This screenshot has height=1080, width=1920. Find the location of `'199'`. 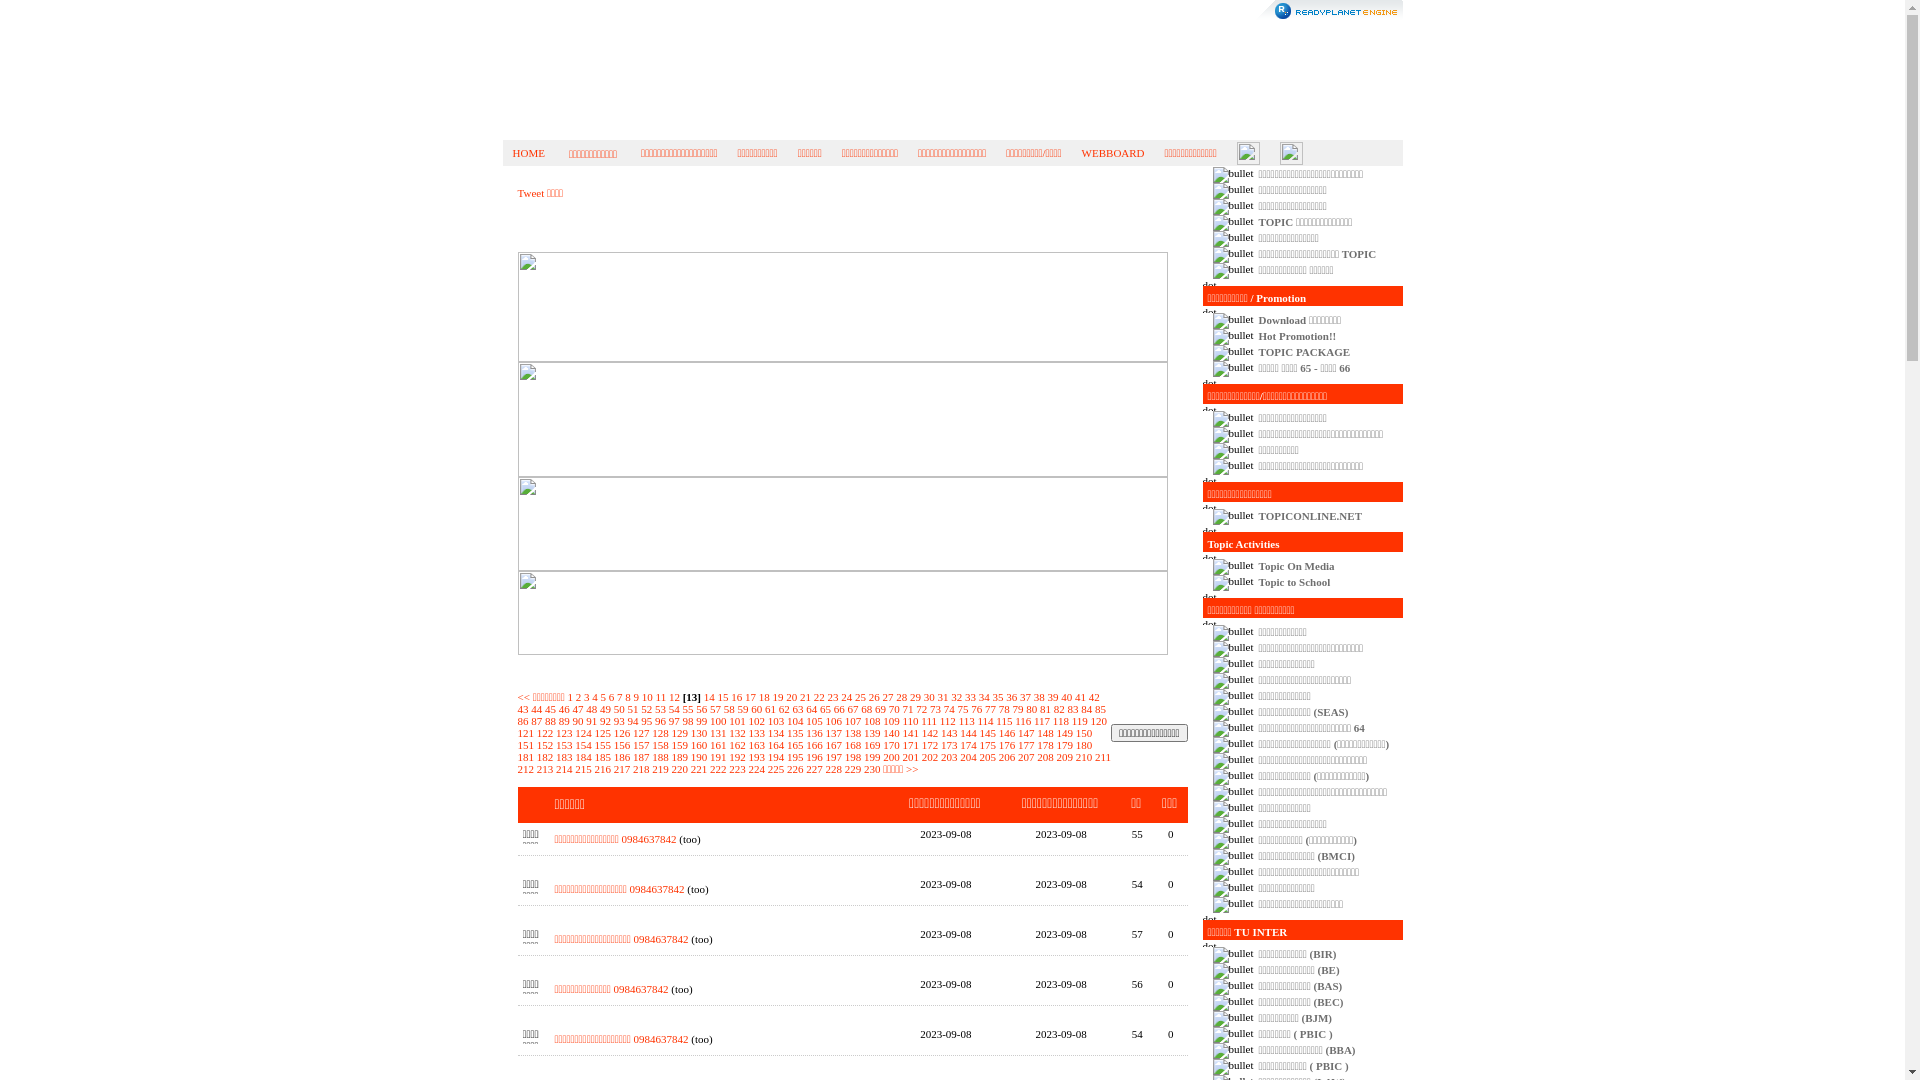

'199' is located at coordinates (864, 756).